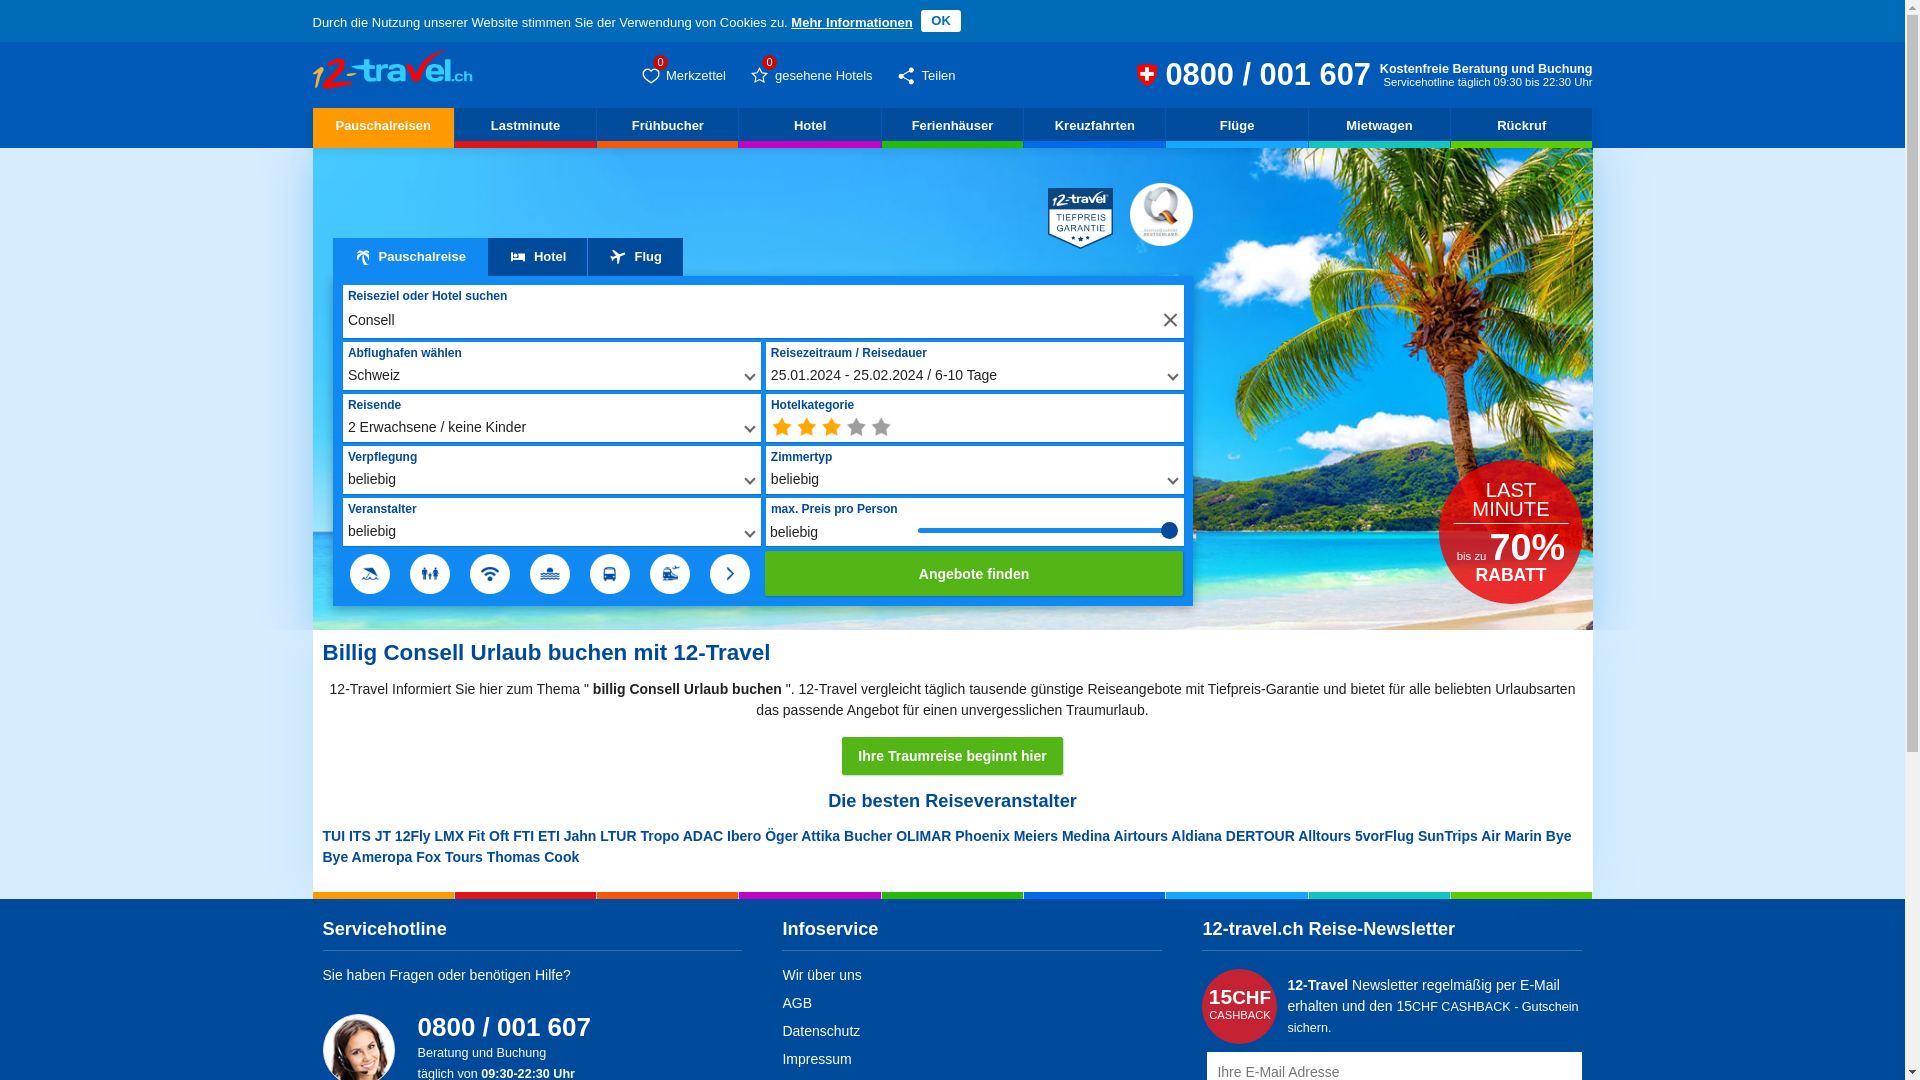 This screenshot has height=1080, width=1920. Describe the element at coordinates (1324, 836) in the screenshot. I see `'Alltours'` at that location.